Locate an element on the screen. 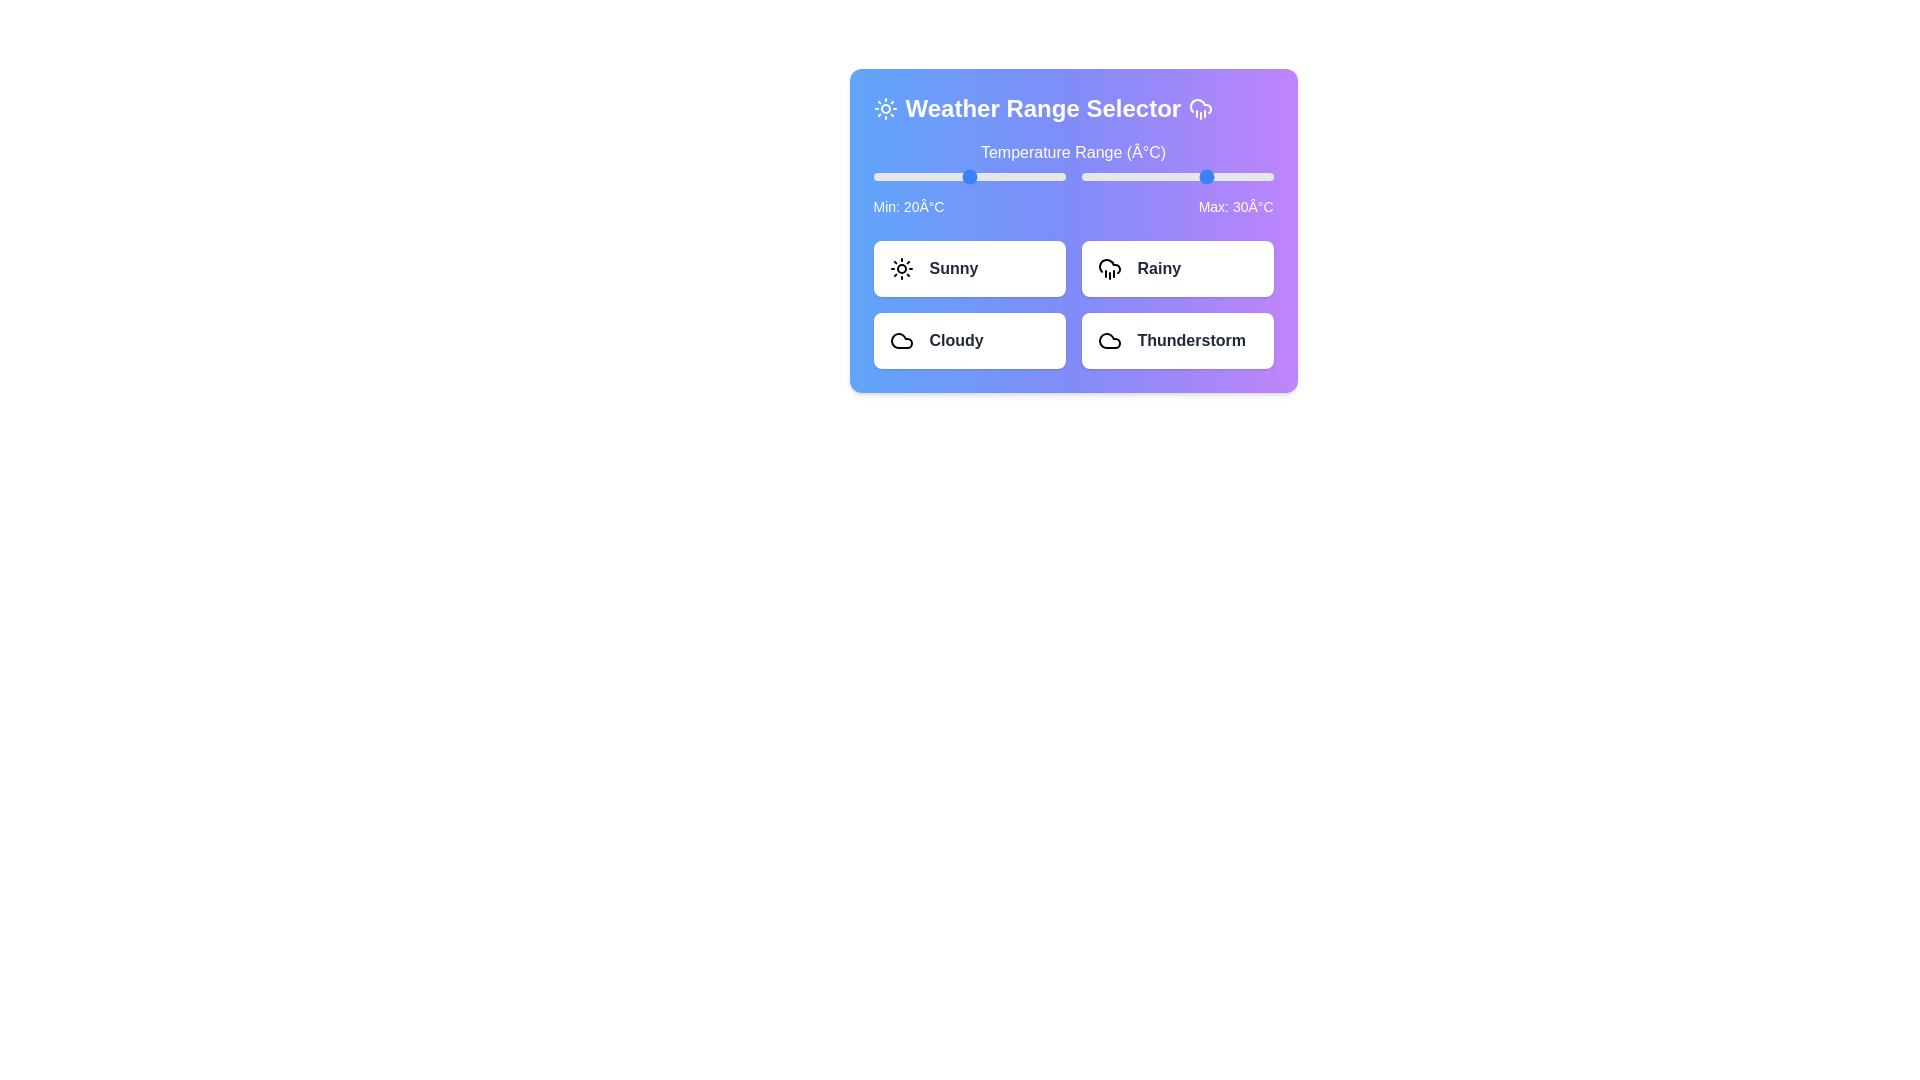 Image resolution: width=1920 pixels, height=1080 pixels. the minimum temperature range slider to 15°C is located at coordinates (952, 176).